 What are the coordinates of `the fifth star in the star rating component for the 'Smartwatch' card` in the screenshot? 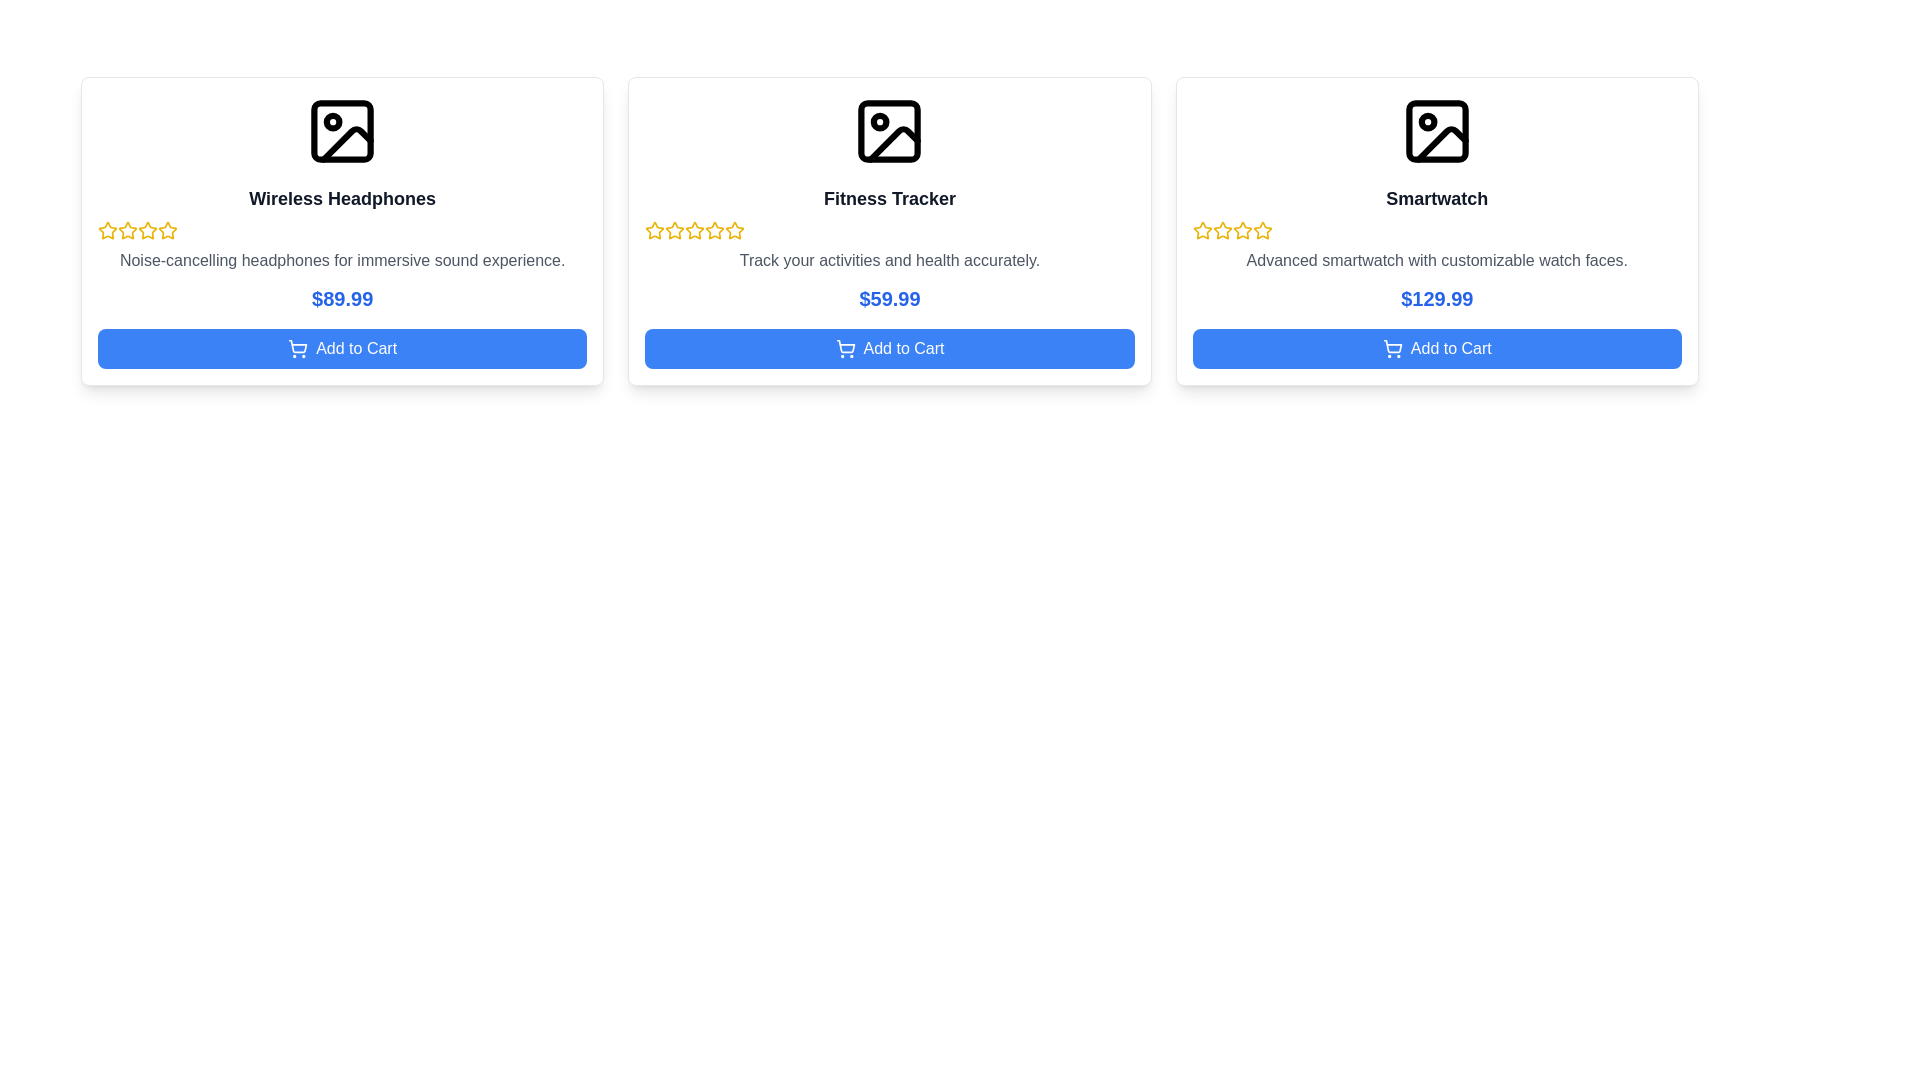 It's located at (1261, 230).